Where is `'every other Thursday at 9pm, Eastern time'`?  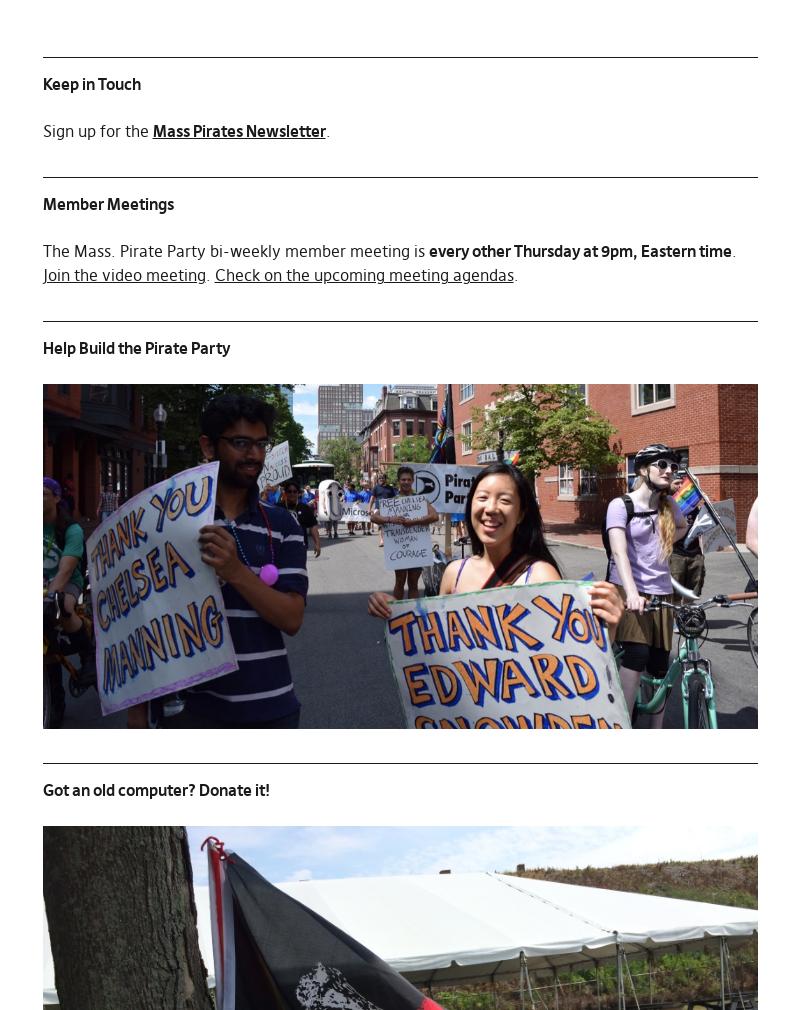 'every other Thursday at 9pm, Eastern time' is located at coordinates (578, 249).